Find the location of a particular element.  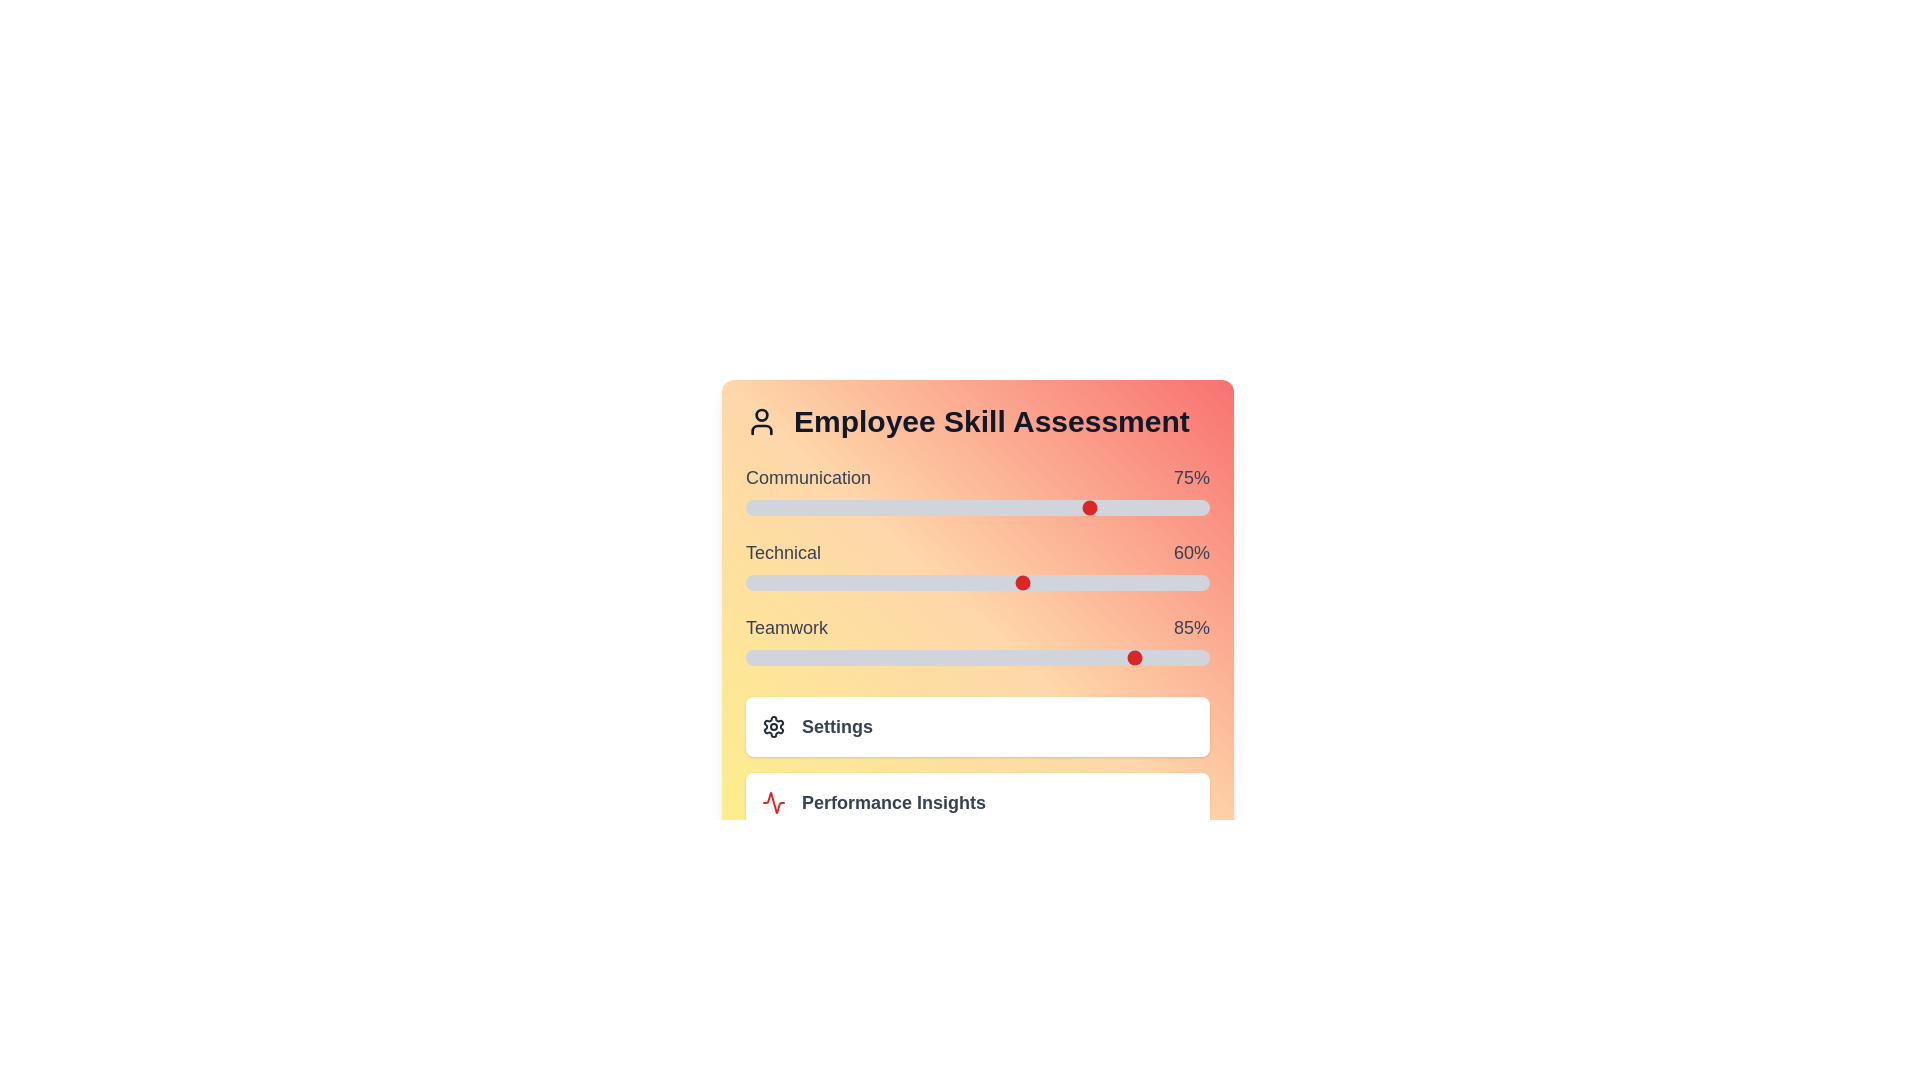

the 'Settings' button to open configuration options is located at coordinates (978, 726).